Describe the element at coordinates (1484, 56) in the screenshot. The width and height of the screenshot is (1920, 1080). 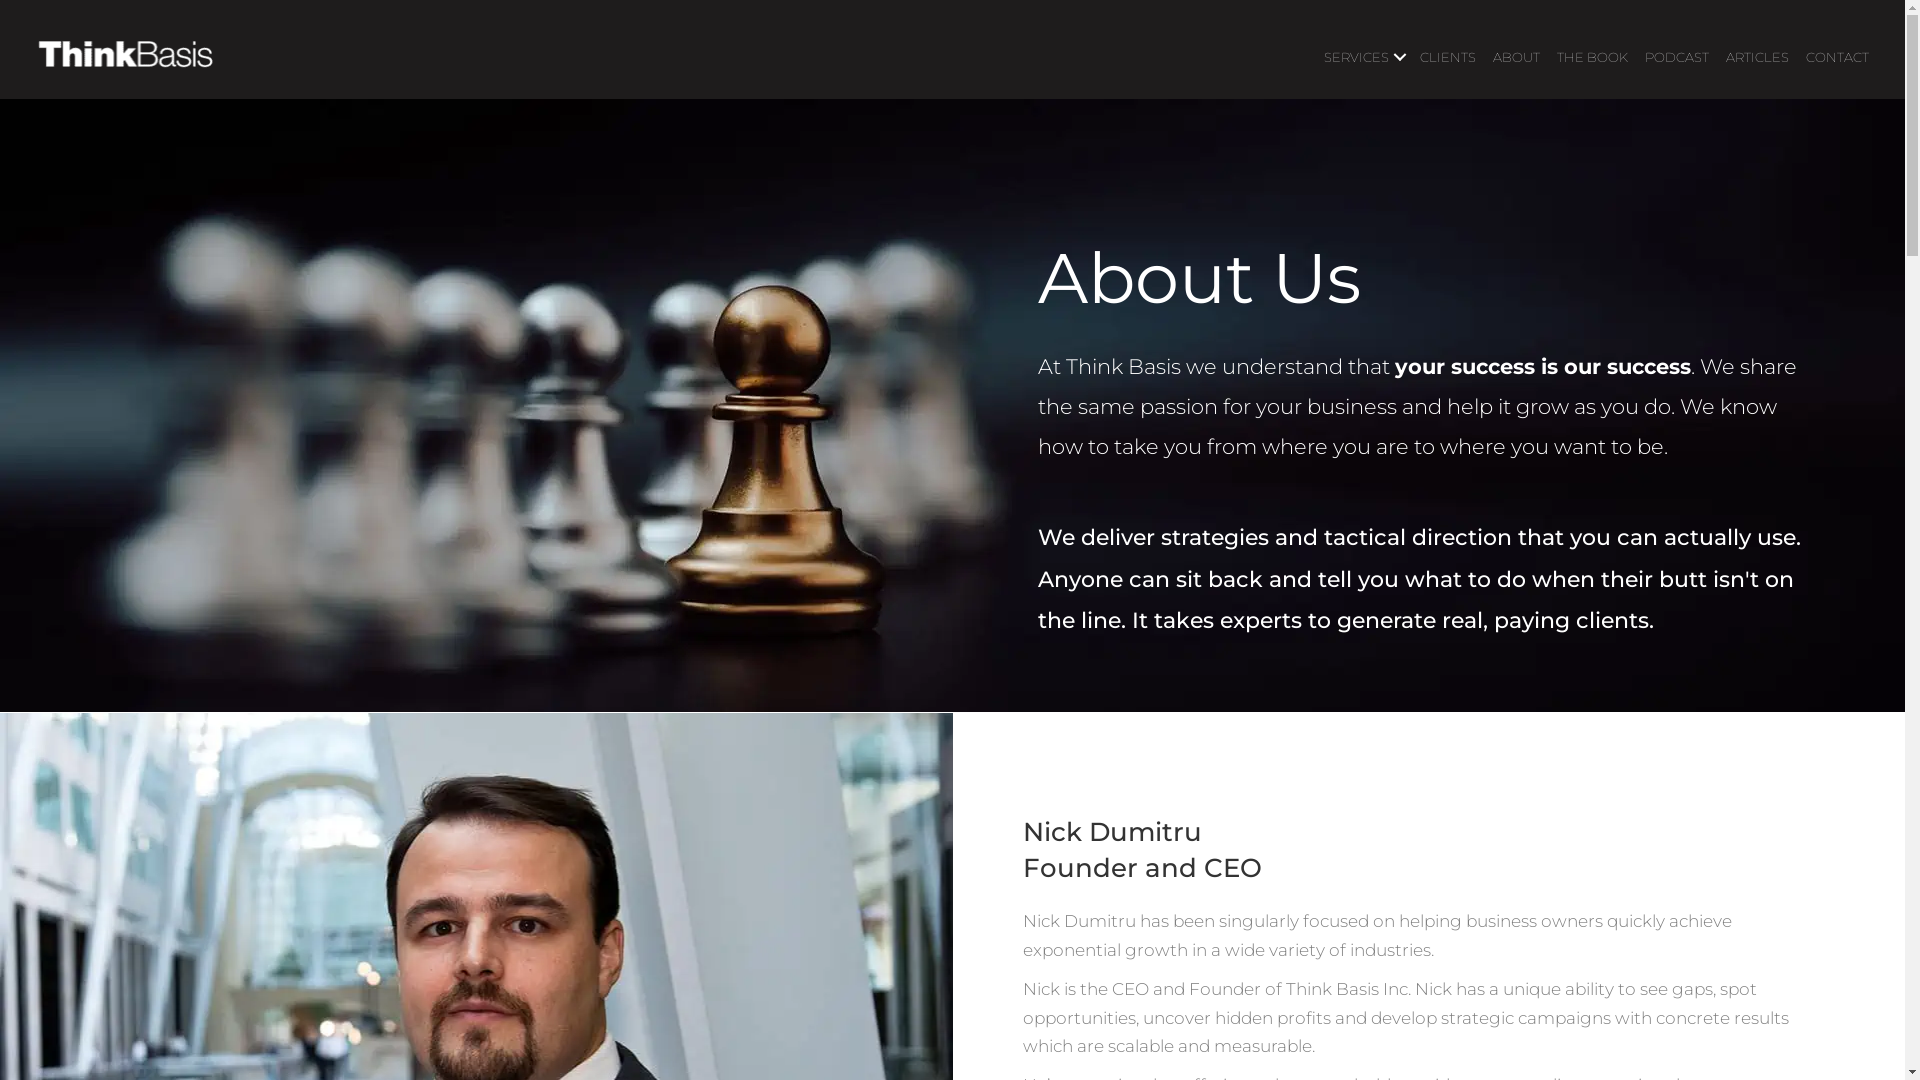
I see `'ABOUT'` at that location.